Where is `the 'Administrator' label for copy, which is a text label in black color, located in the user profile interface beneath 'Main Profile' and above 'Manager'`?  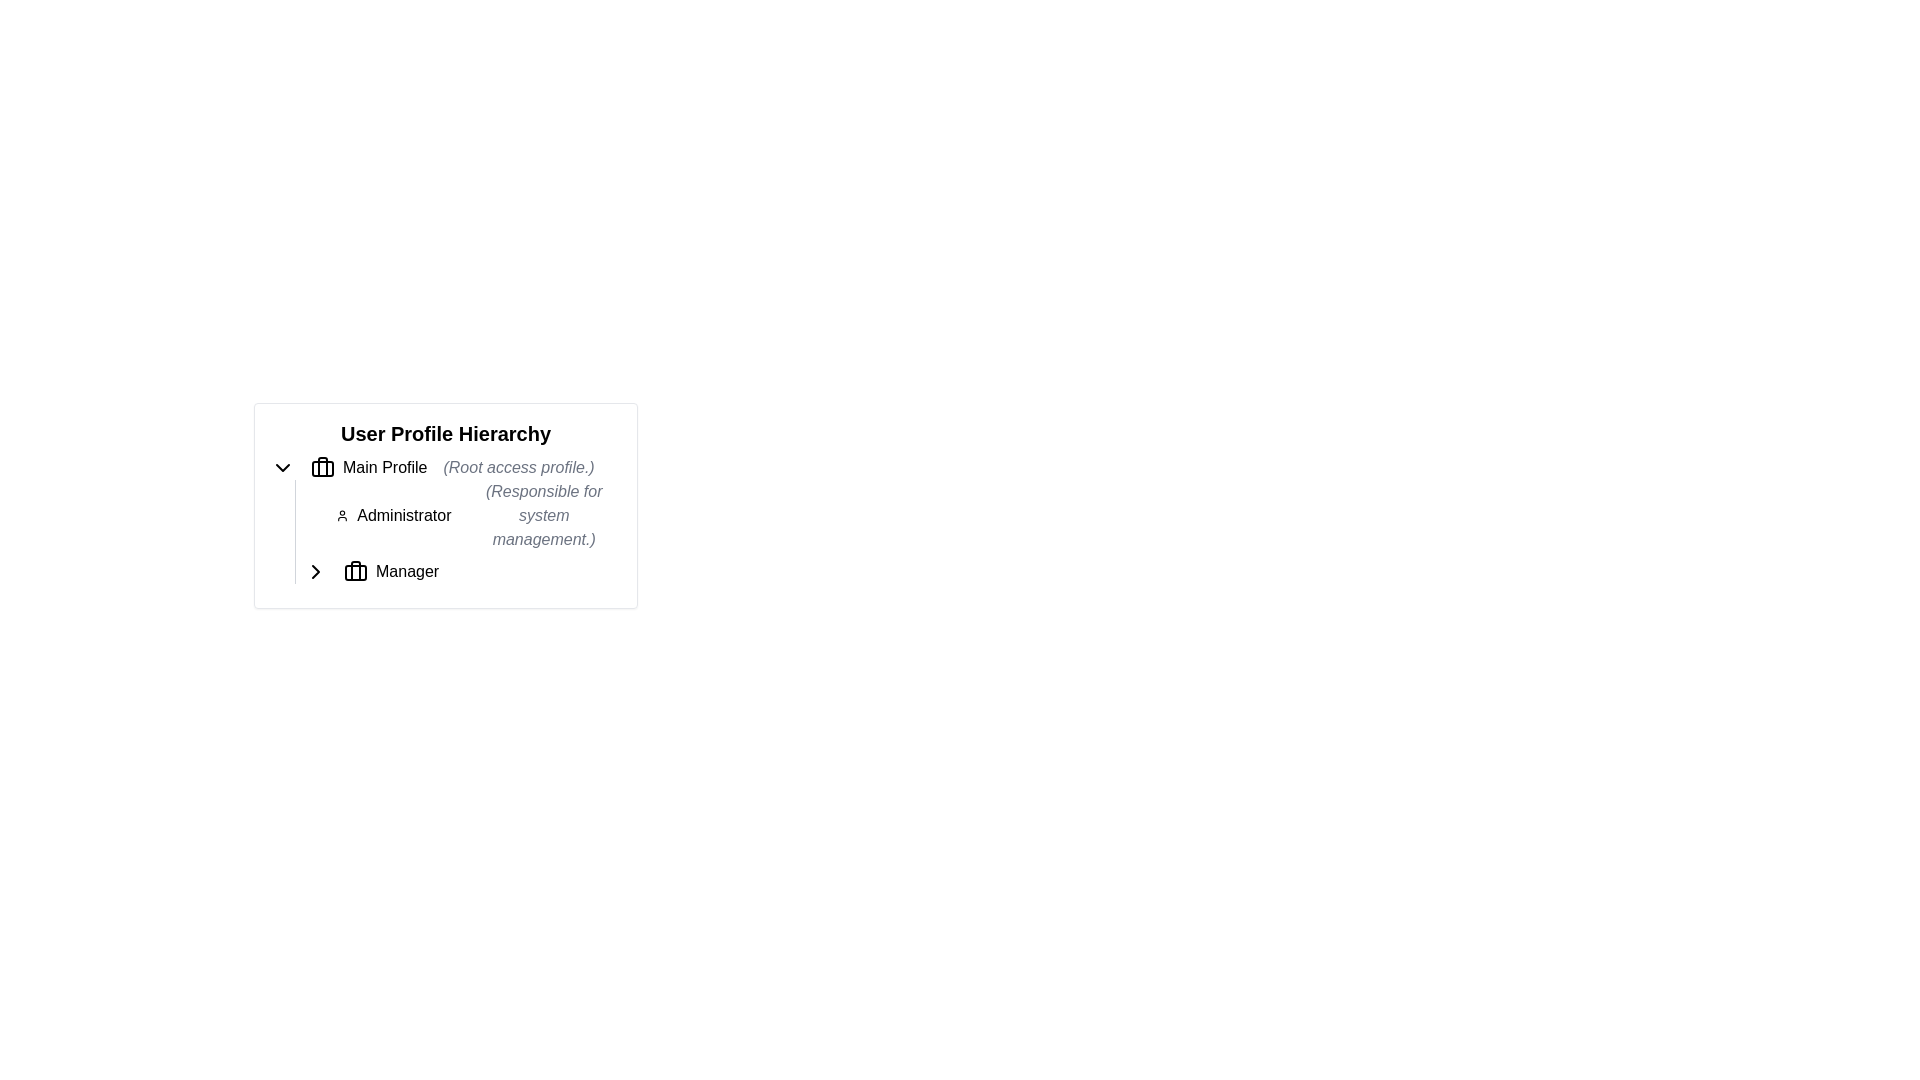
the 'Administrator' label for copy, which is a text label in black color, located in the user profile interface beneath 'Main Profile' and above 'Manager' is located at coordinates (403, 515).